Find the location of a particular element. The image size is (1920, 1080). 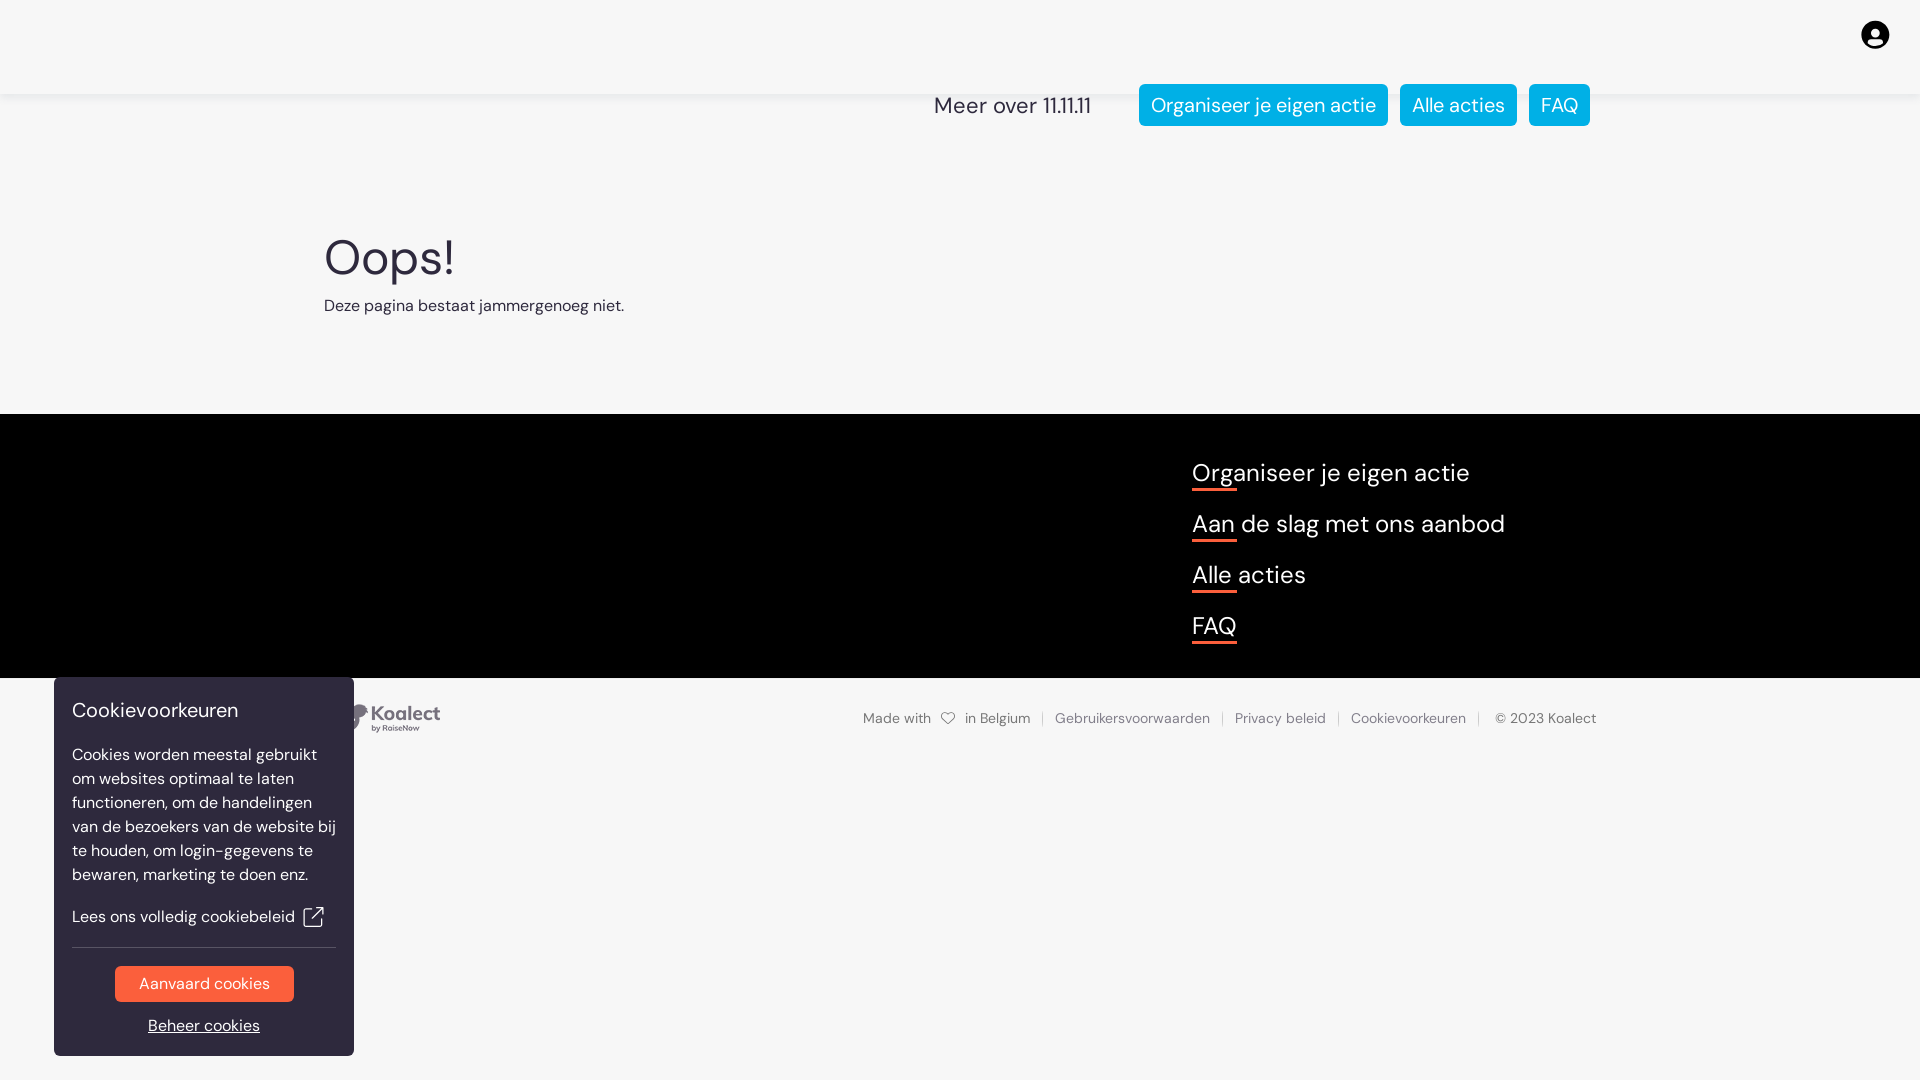

'Cookievoorkeuren' is located at coordinates (1407, 717).